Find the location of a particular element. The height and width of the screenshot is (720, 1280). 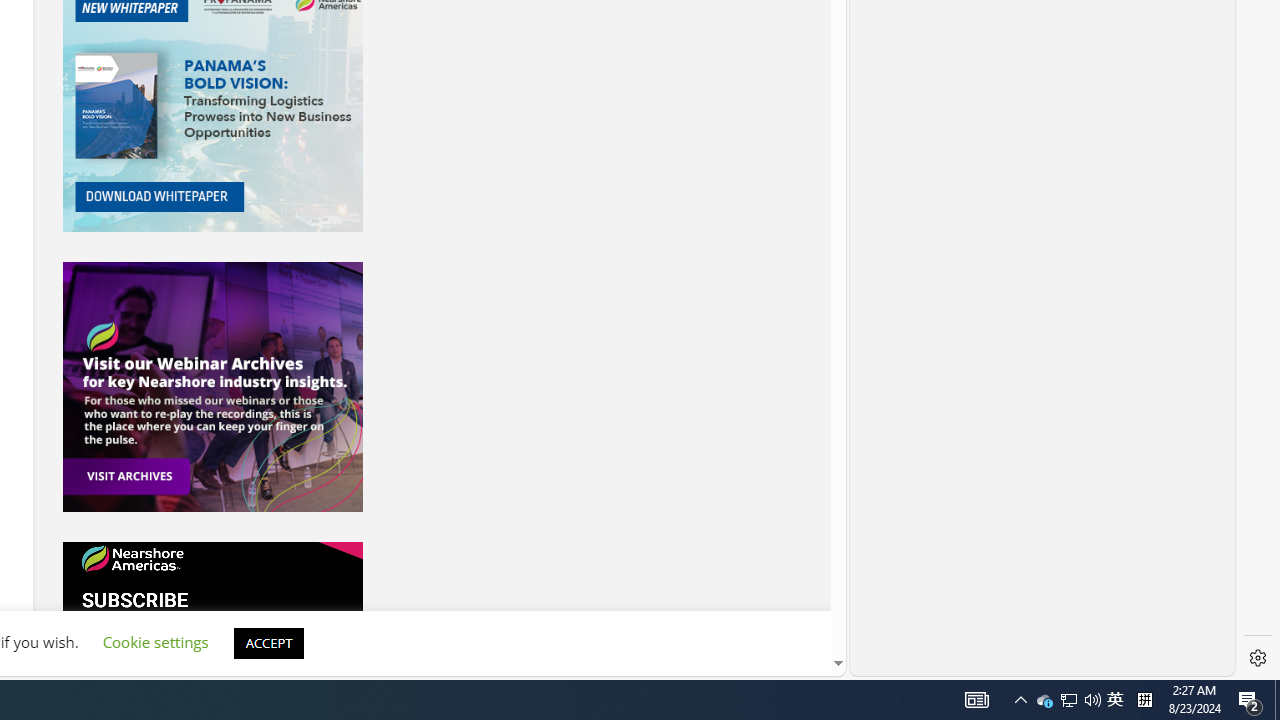

'Events-Banner-Ad.jpg' is located at coordinates (212, 387).